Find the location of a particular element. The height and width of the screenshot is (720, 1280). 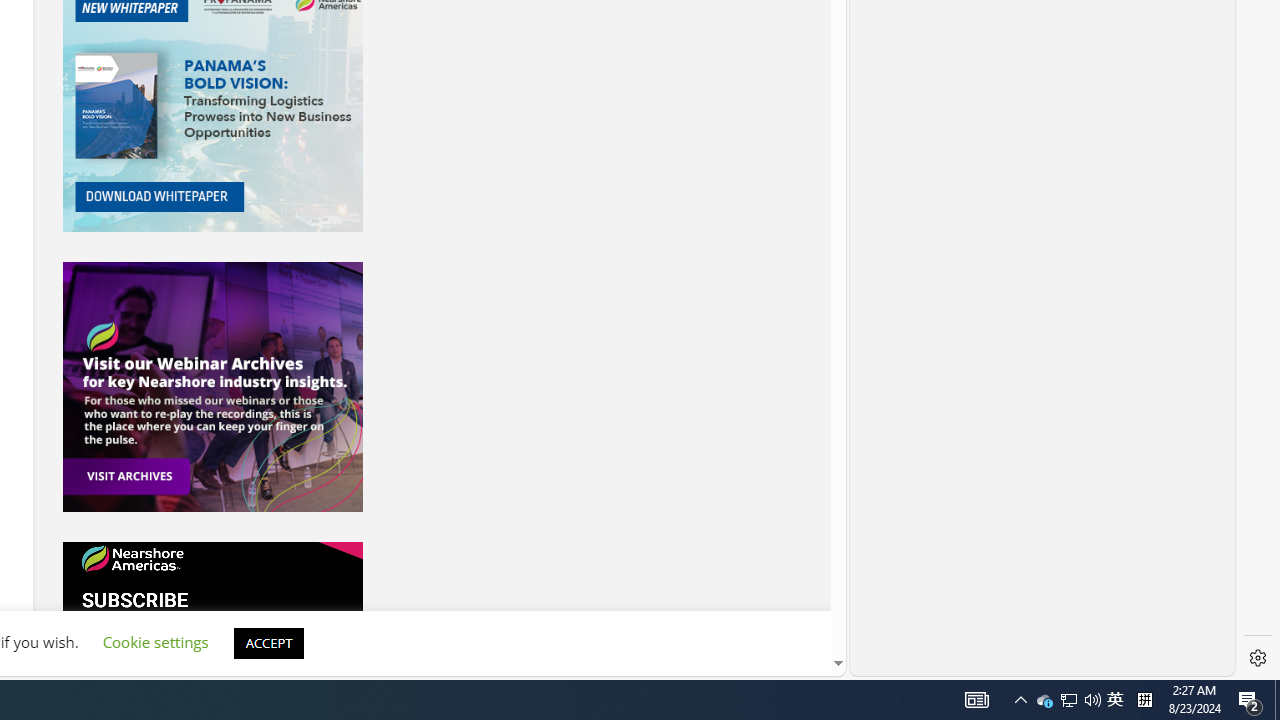

'Events-Banner-Ad.jpg' is located at coordinates (212, 387).